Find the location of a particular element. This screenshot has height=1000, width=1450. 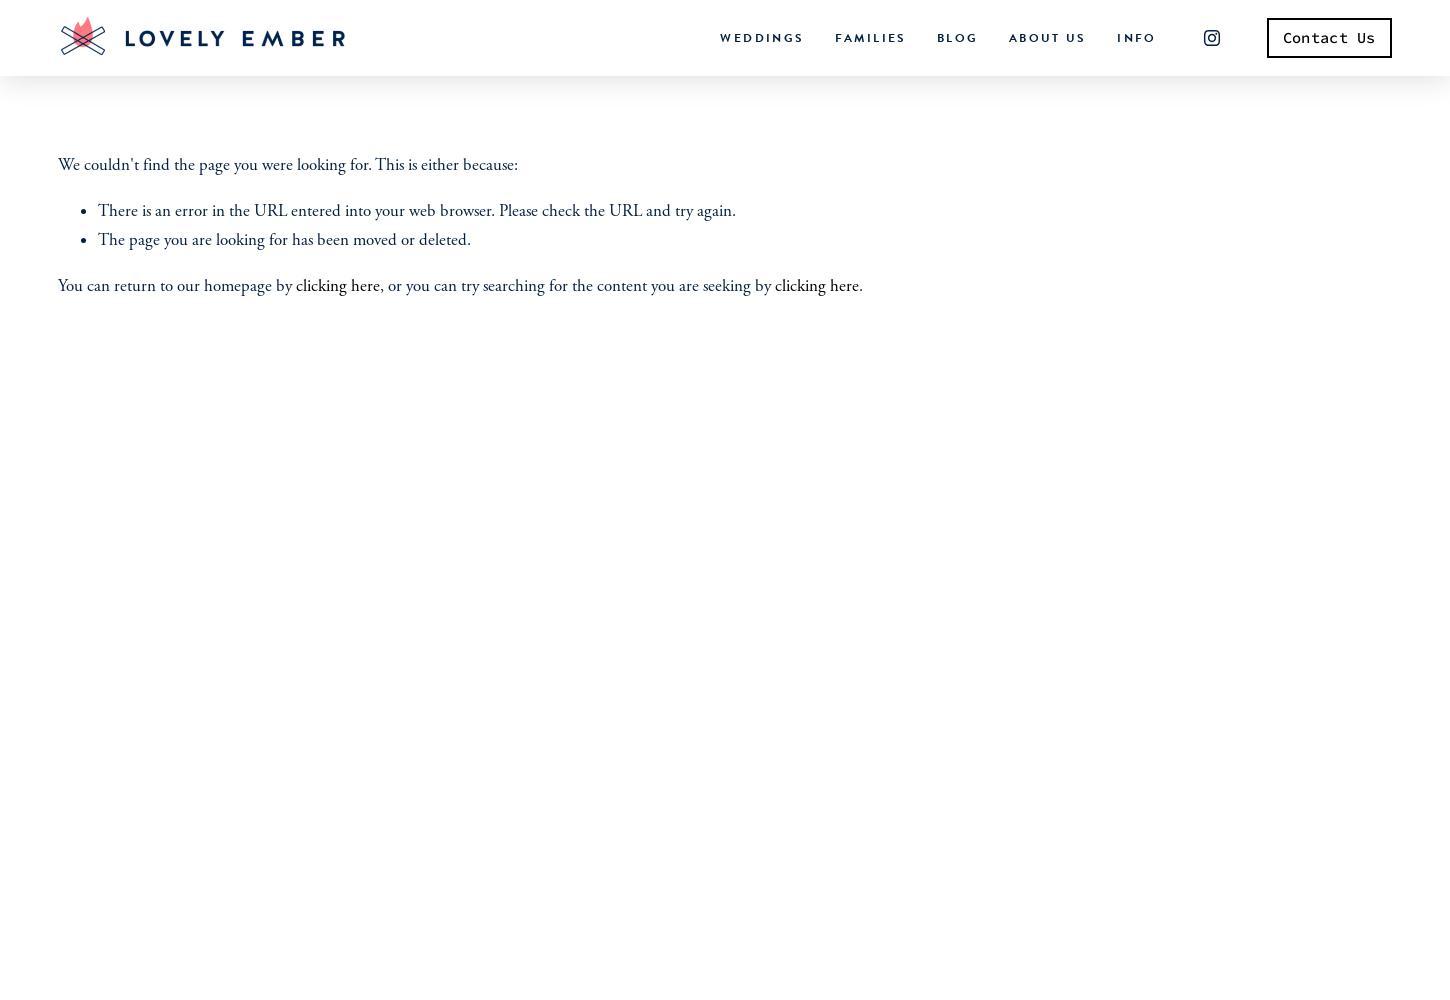

'We couldn't find the page you were looking for. This is either because:' is located at coordinates (58, 164).